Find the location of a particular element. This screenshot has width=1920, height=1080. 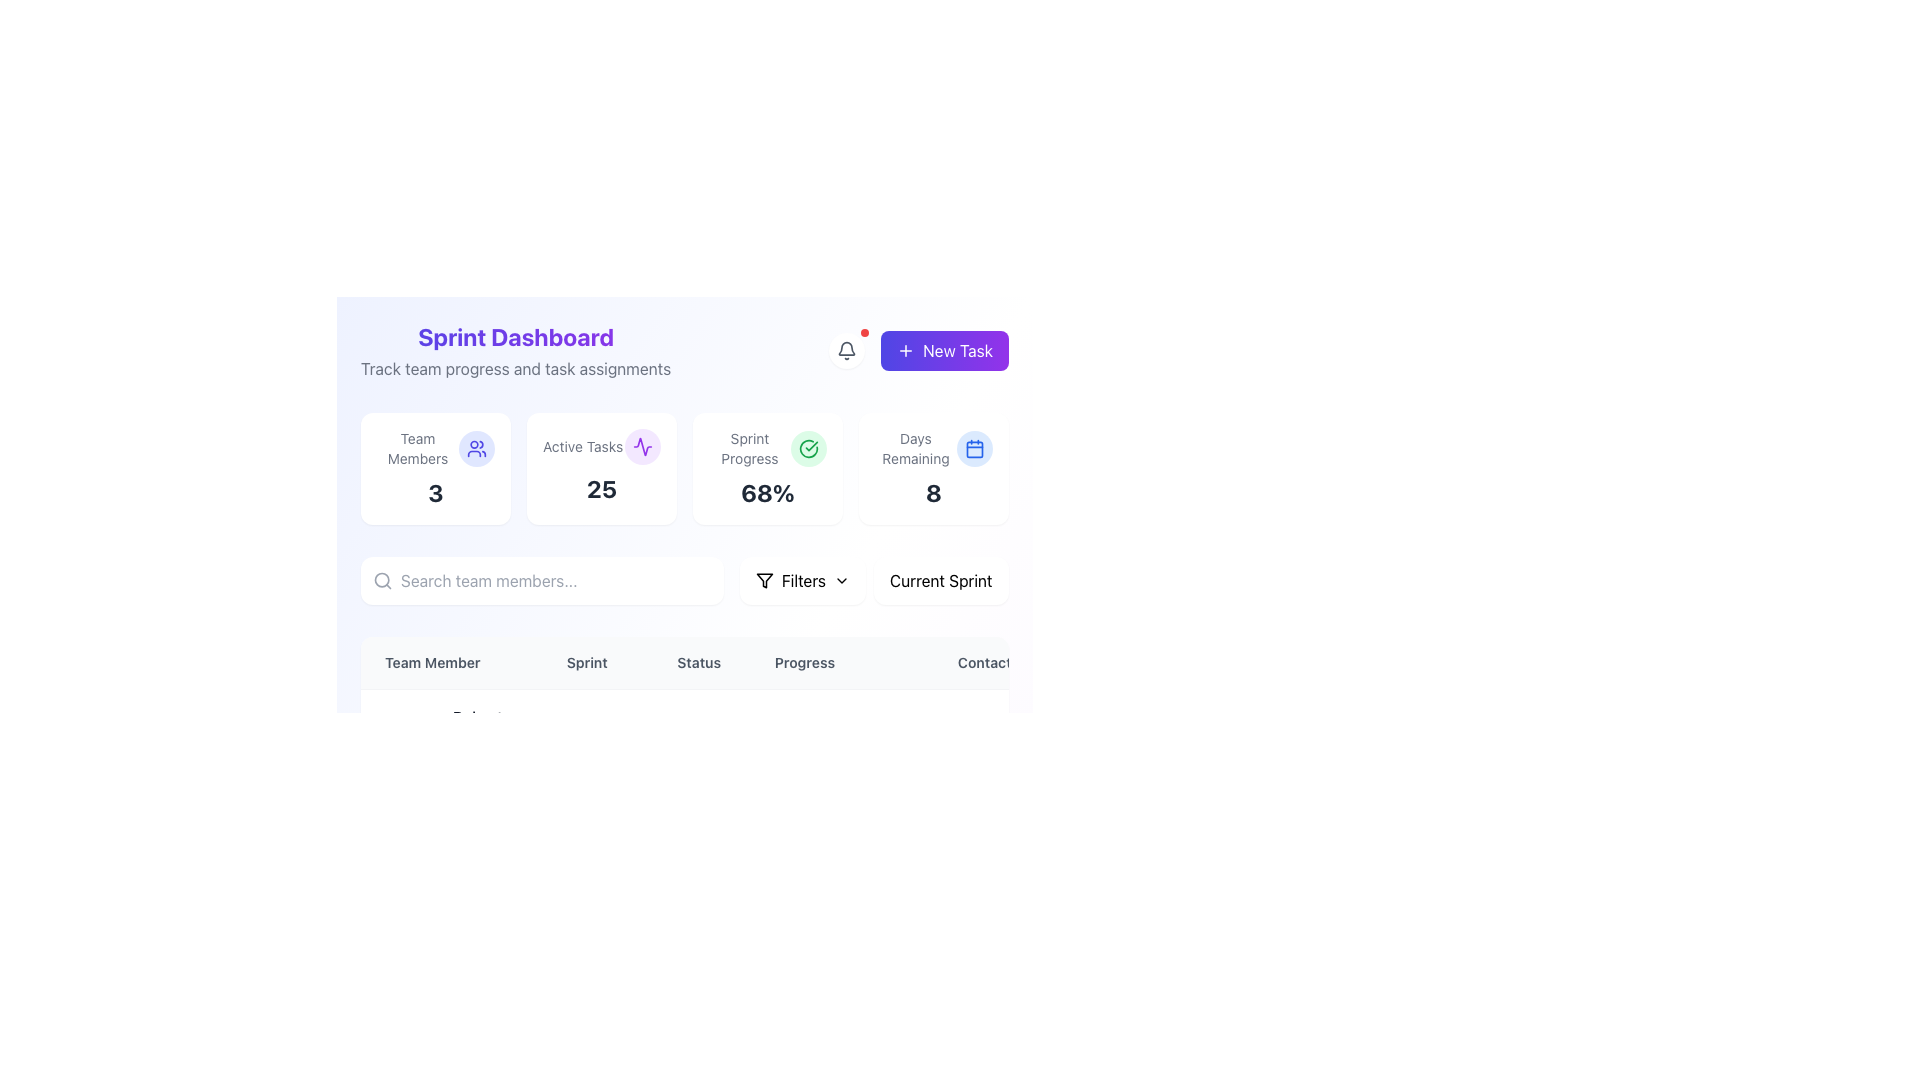

the 'Active Tasks' label with icon, which serves as the title for the section and is positioned above the numeric label '25' is located at coordinates (600, 446).